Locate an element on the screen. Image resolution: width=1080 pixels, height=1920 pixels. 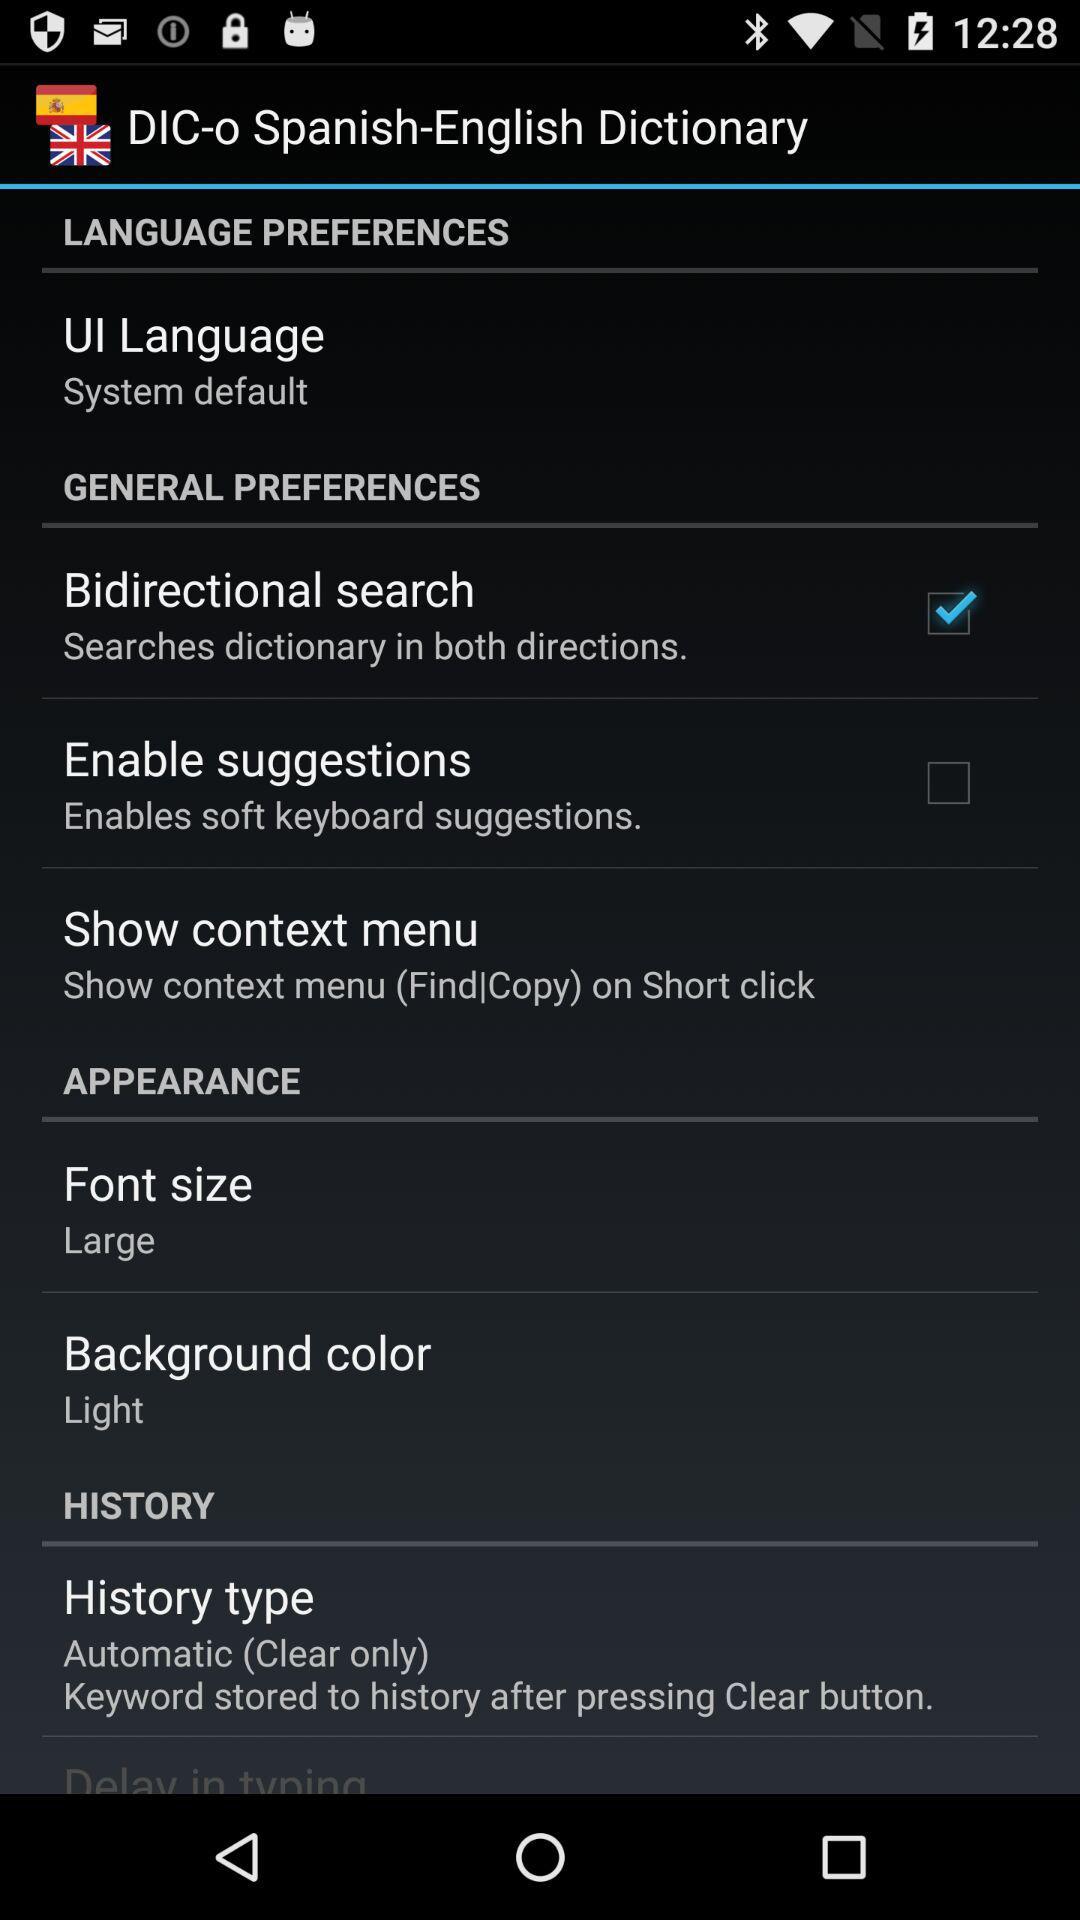
general preferences item is located at coordinates (540, 485).